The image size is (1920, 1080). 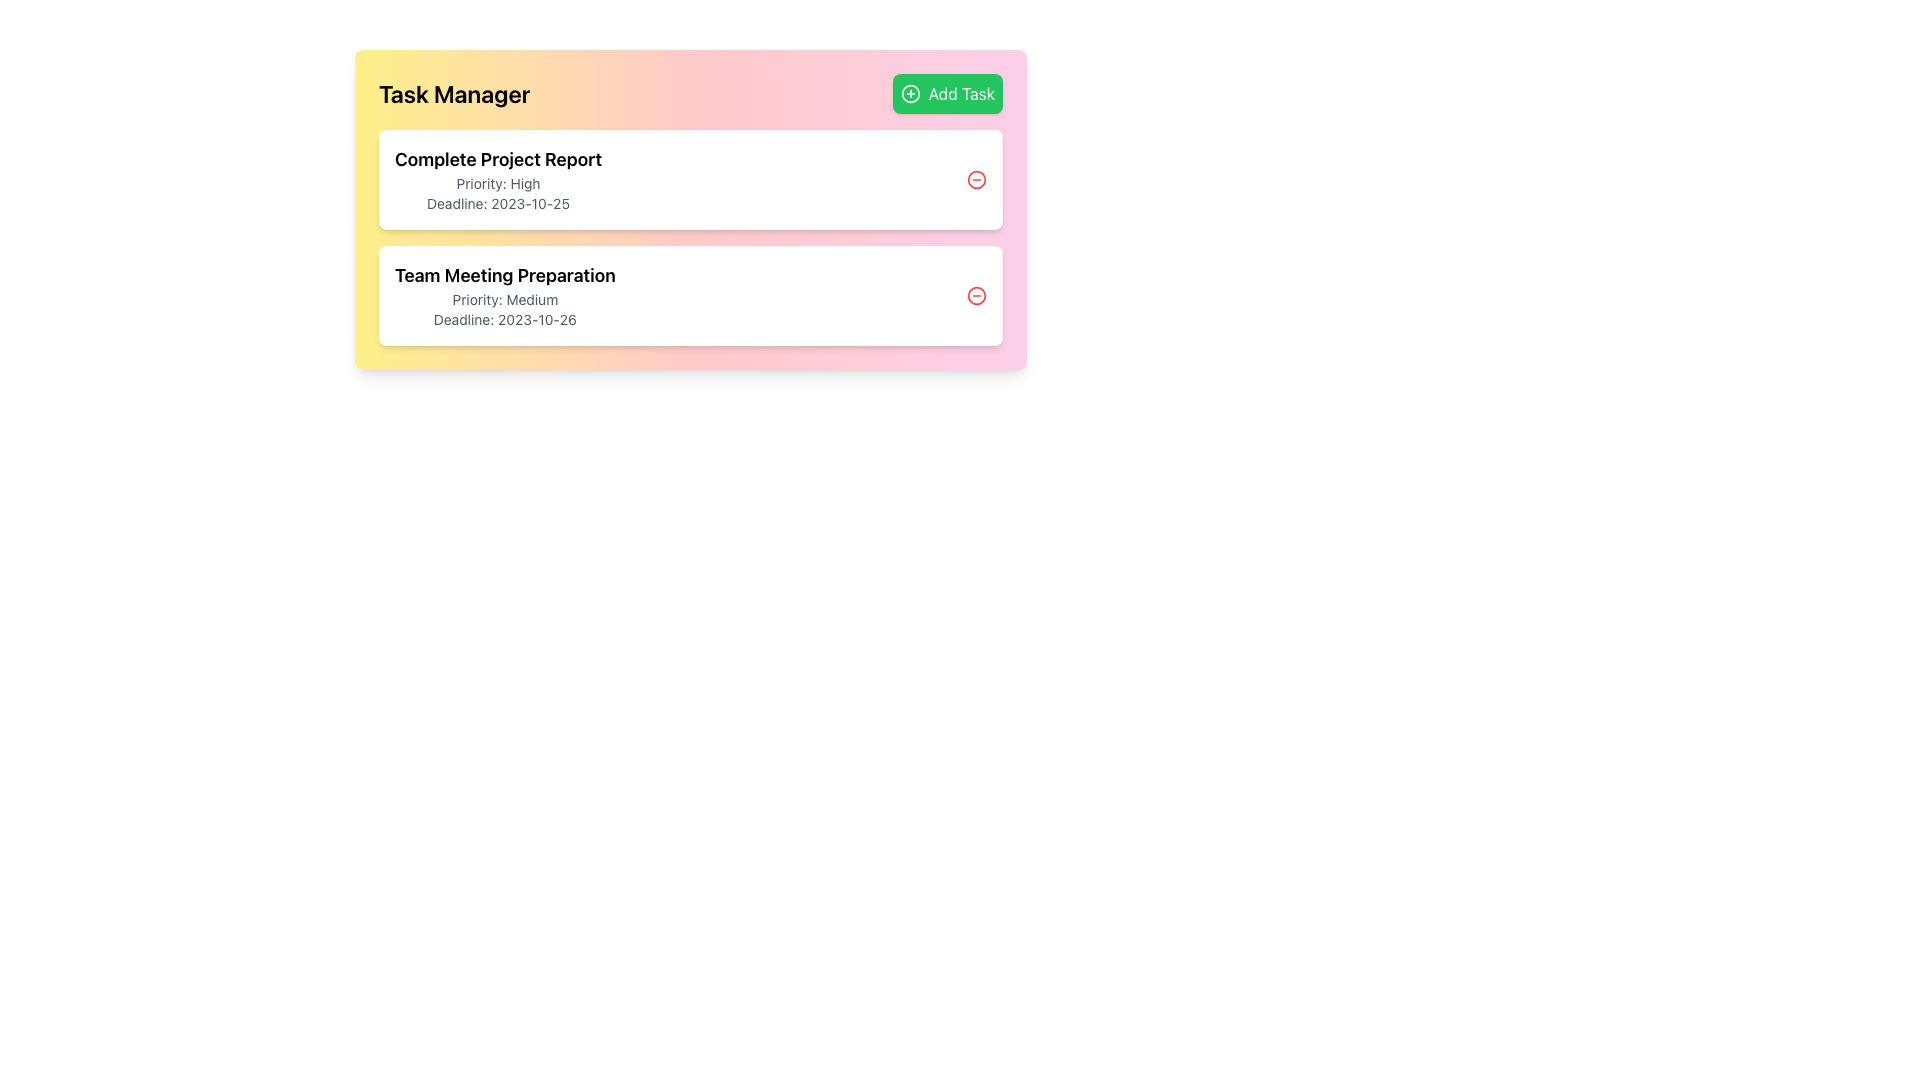 What do you see at coordinates (691, 237) in the screenshot?
I see `the 'Team Meeting Preparation' task item in the Task Manager section` at bounding box center [691, 237].